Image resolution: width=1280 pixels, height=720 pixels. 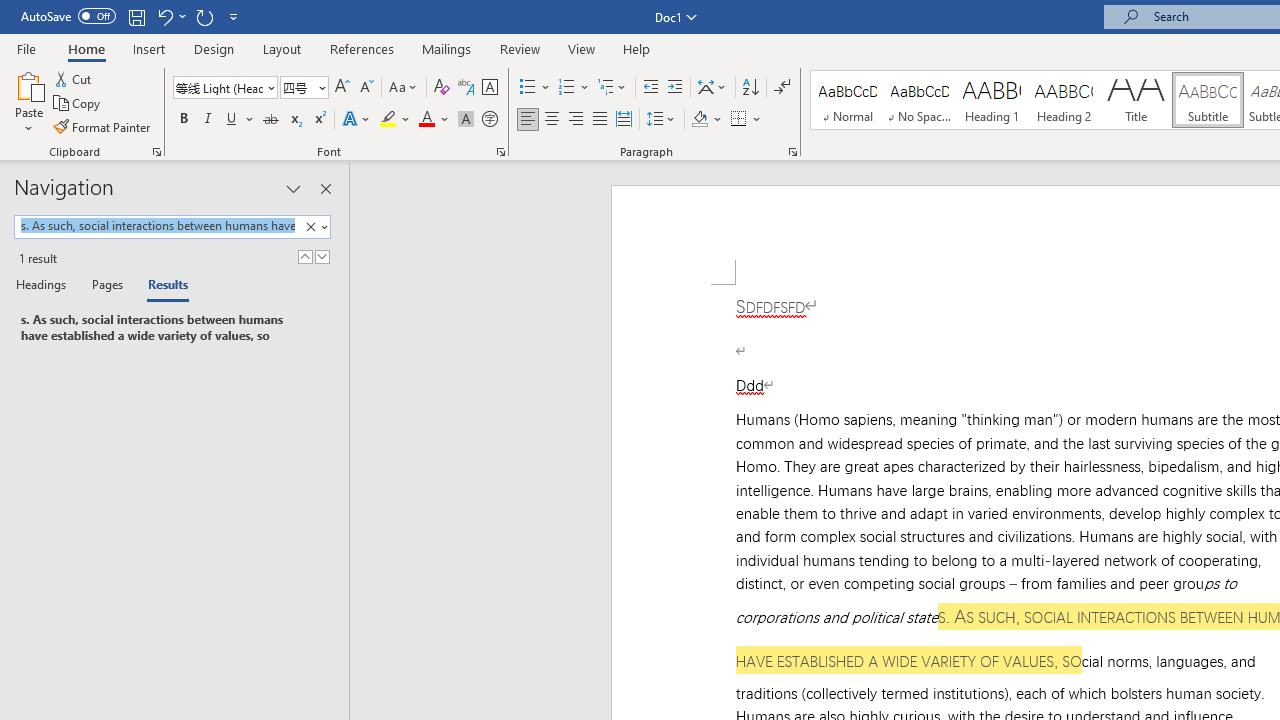 What do you see at coordinates (170, 16) in the screenshot?
I see `'Undo Style'` at bounding box center [170, 16].